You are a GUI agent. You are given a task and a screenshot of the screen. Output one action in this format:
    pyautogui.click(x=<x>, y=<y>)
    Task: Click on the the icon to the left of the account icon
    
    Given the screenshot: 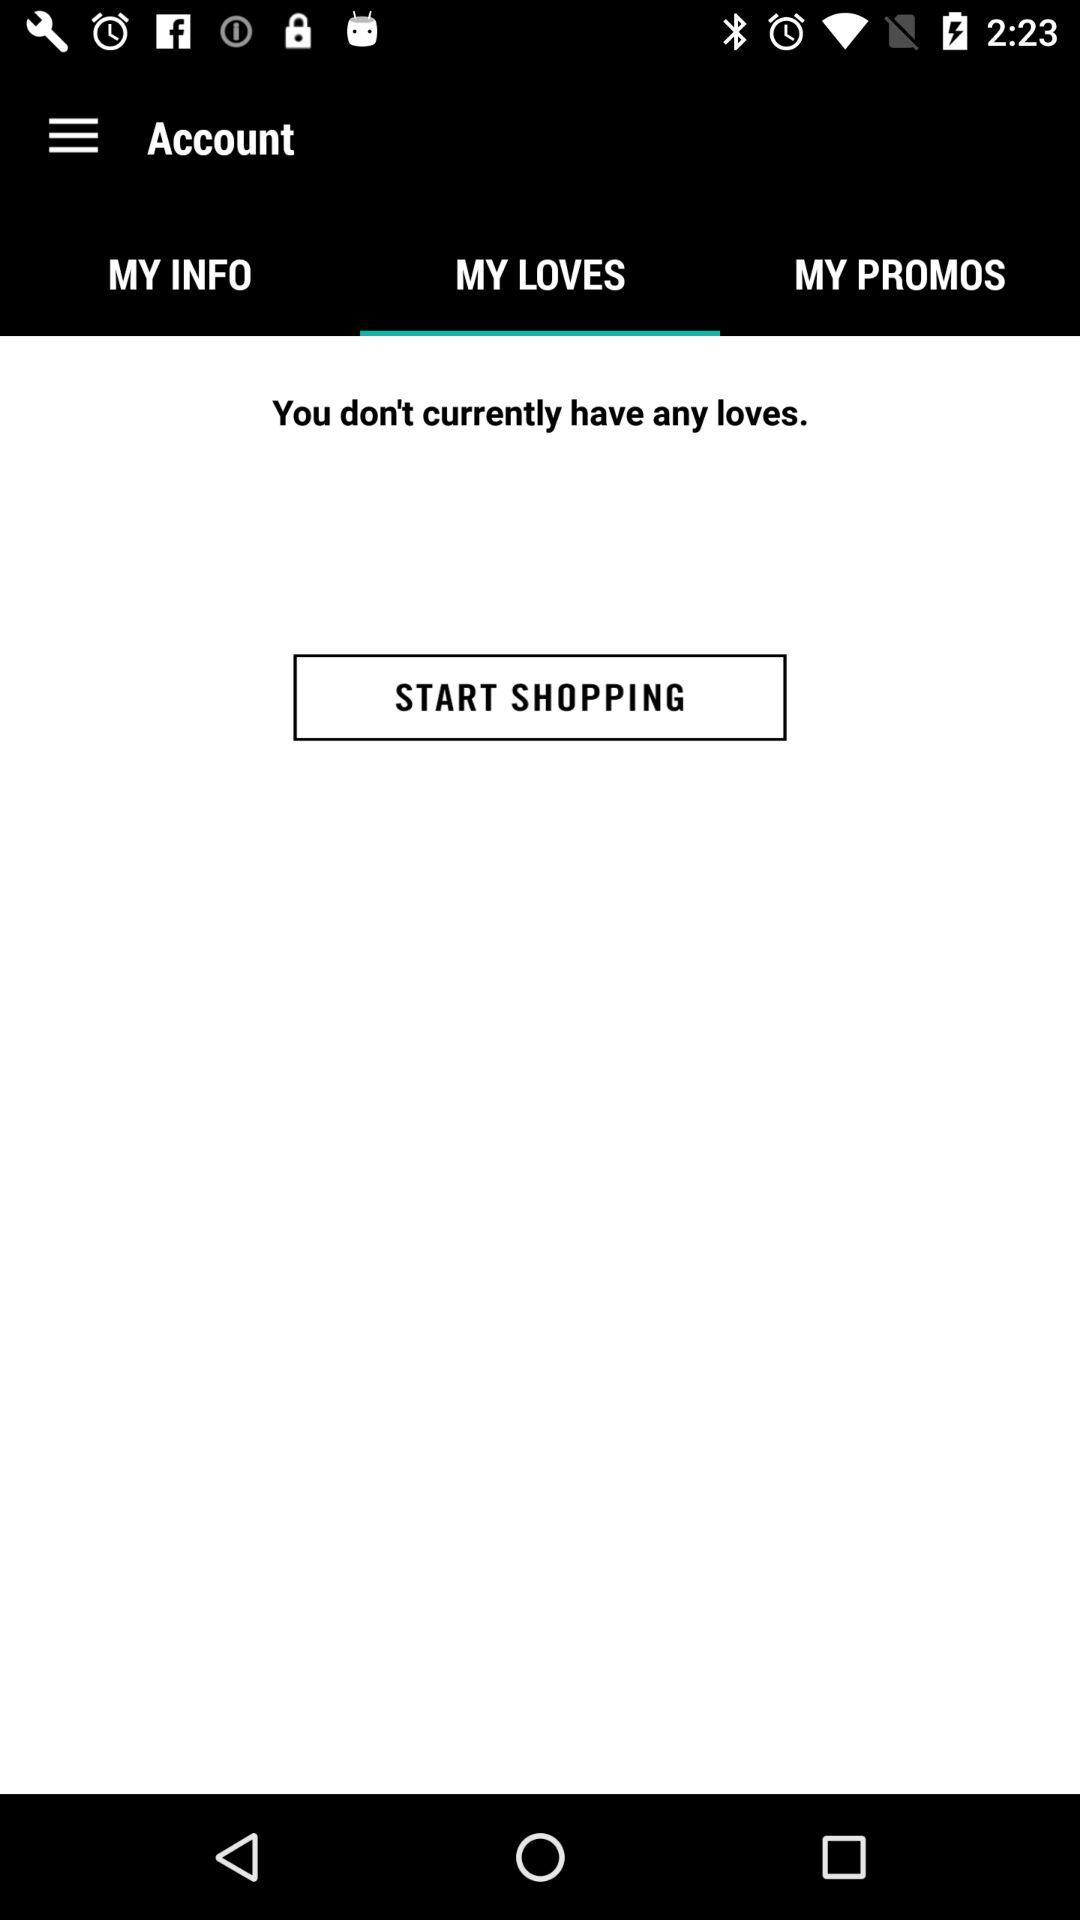 What is the action you would take?
    pyautogui.click(x=72, y=135)
    